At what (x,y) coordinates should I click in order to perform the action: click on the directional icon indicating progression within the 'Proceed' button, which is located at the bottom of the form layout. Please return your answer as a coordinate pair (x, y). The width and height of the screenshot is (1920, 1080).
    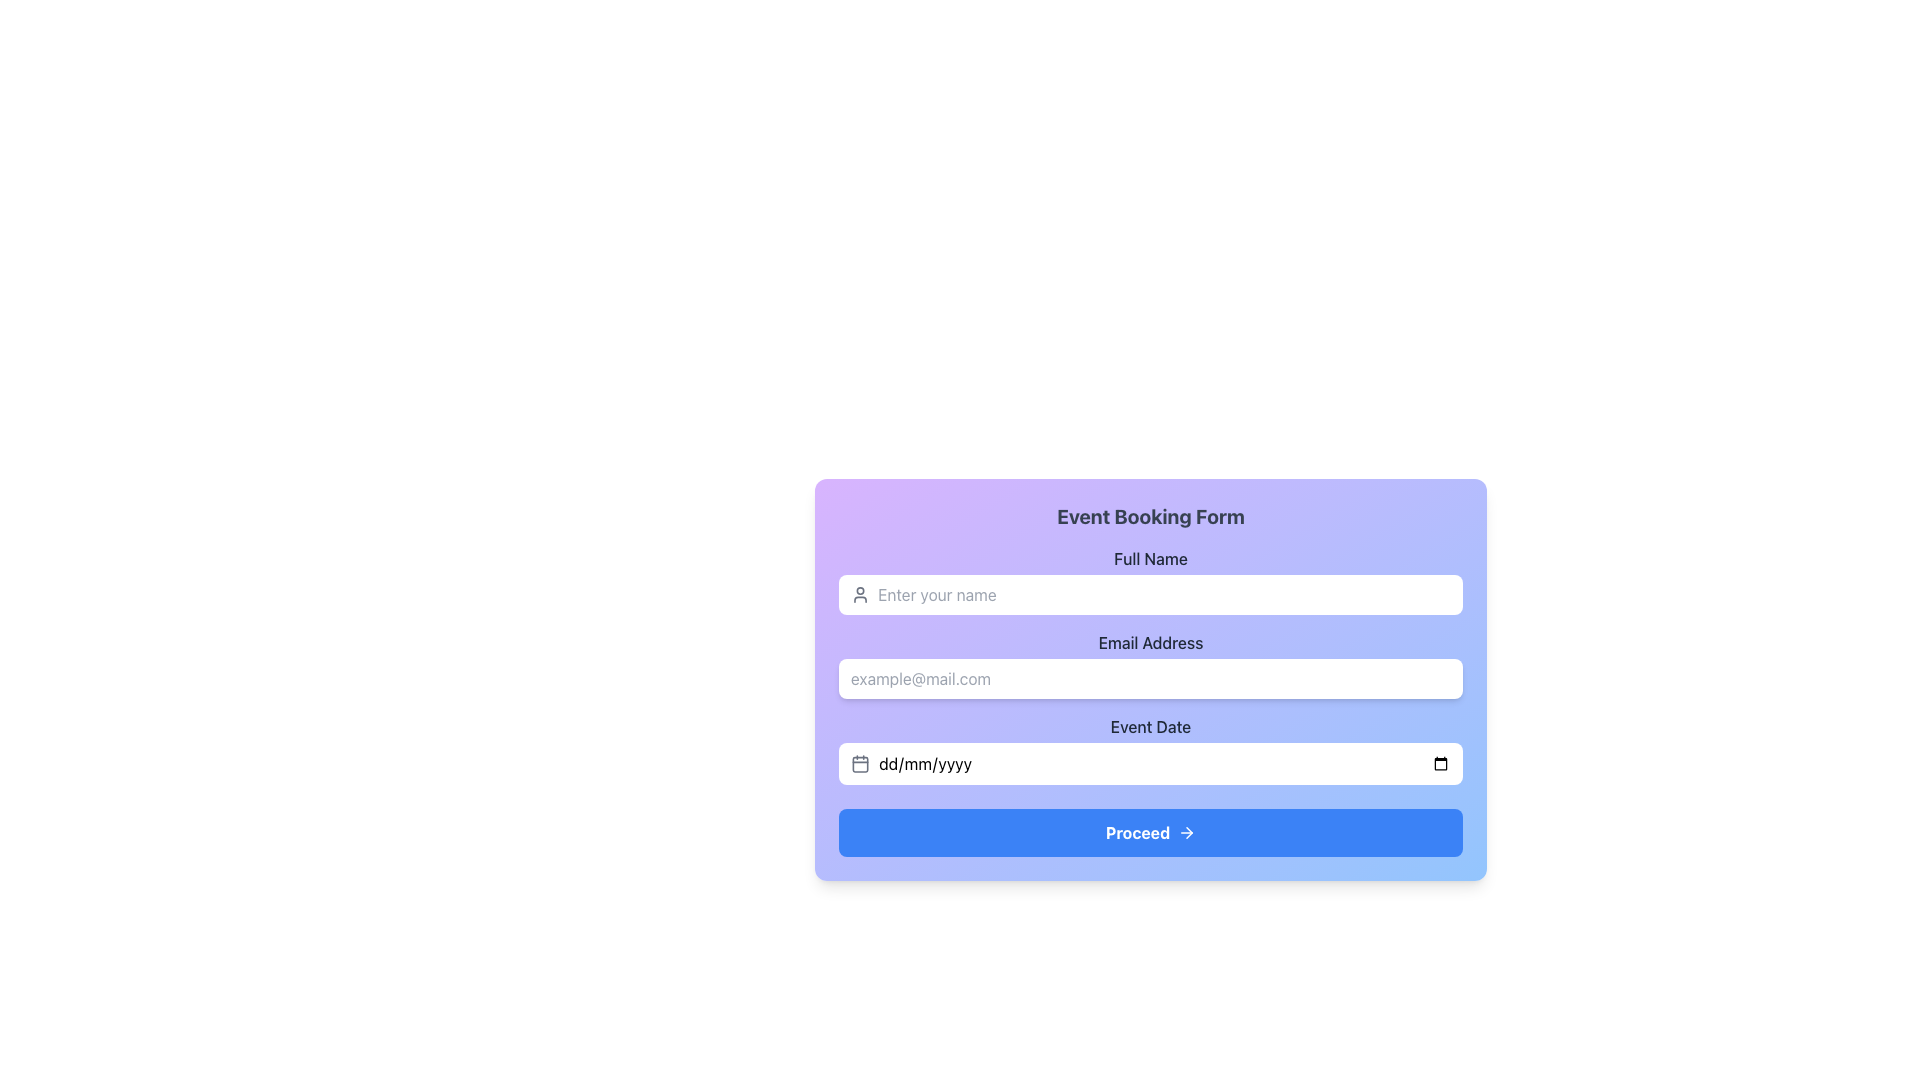
    Looking at the image, I should click on (1187, 833).